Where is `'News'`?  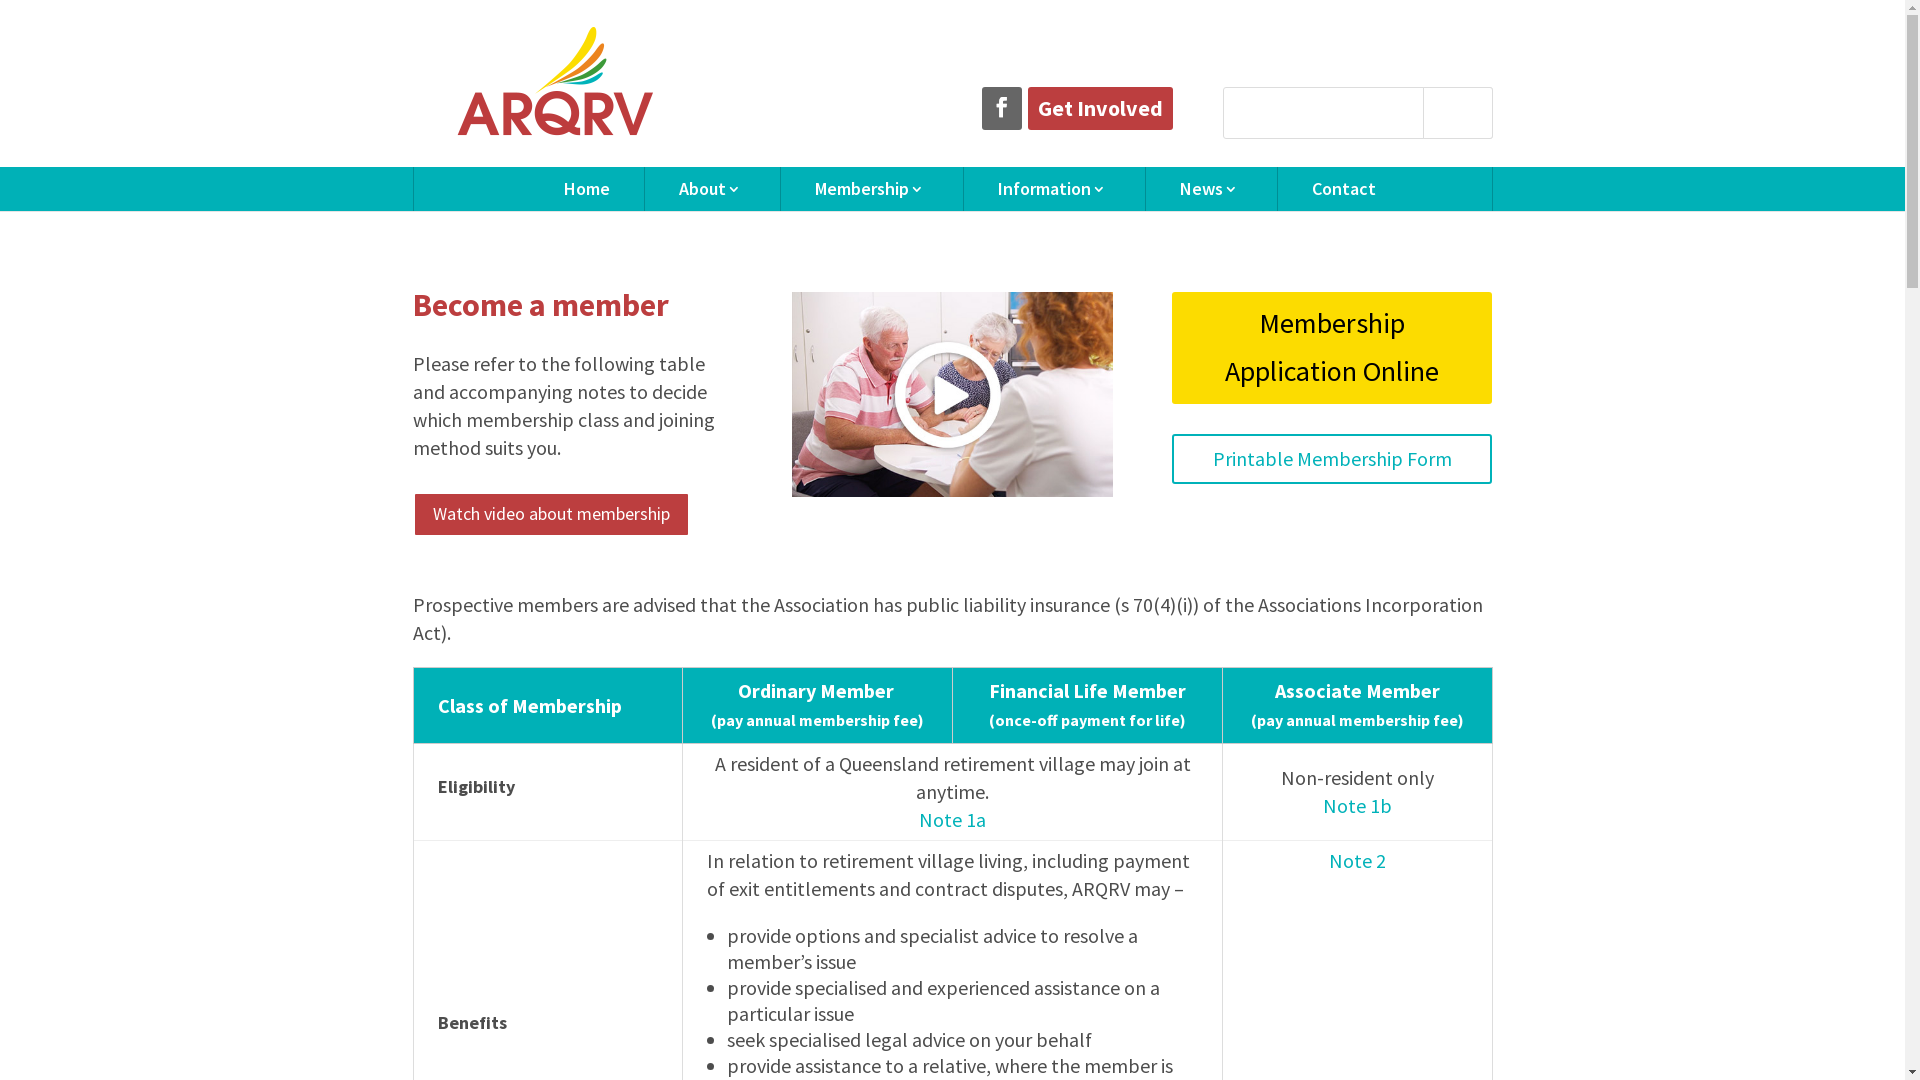
'News' is located at coordinates (1210, 189).